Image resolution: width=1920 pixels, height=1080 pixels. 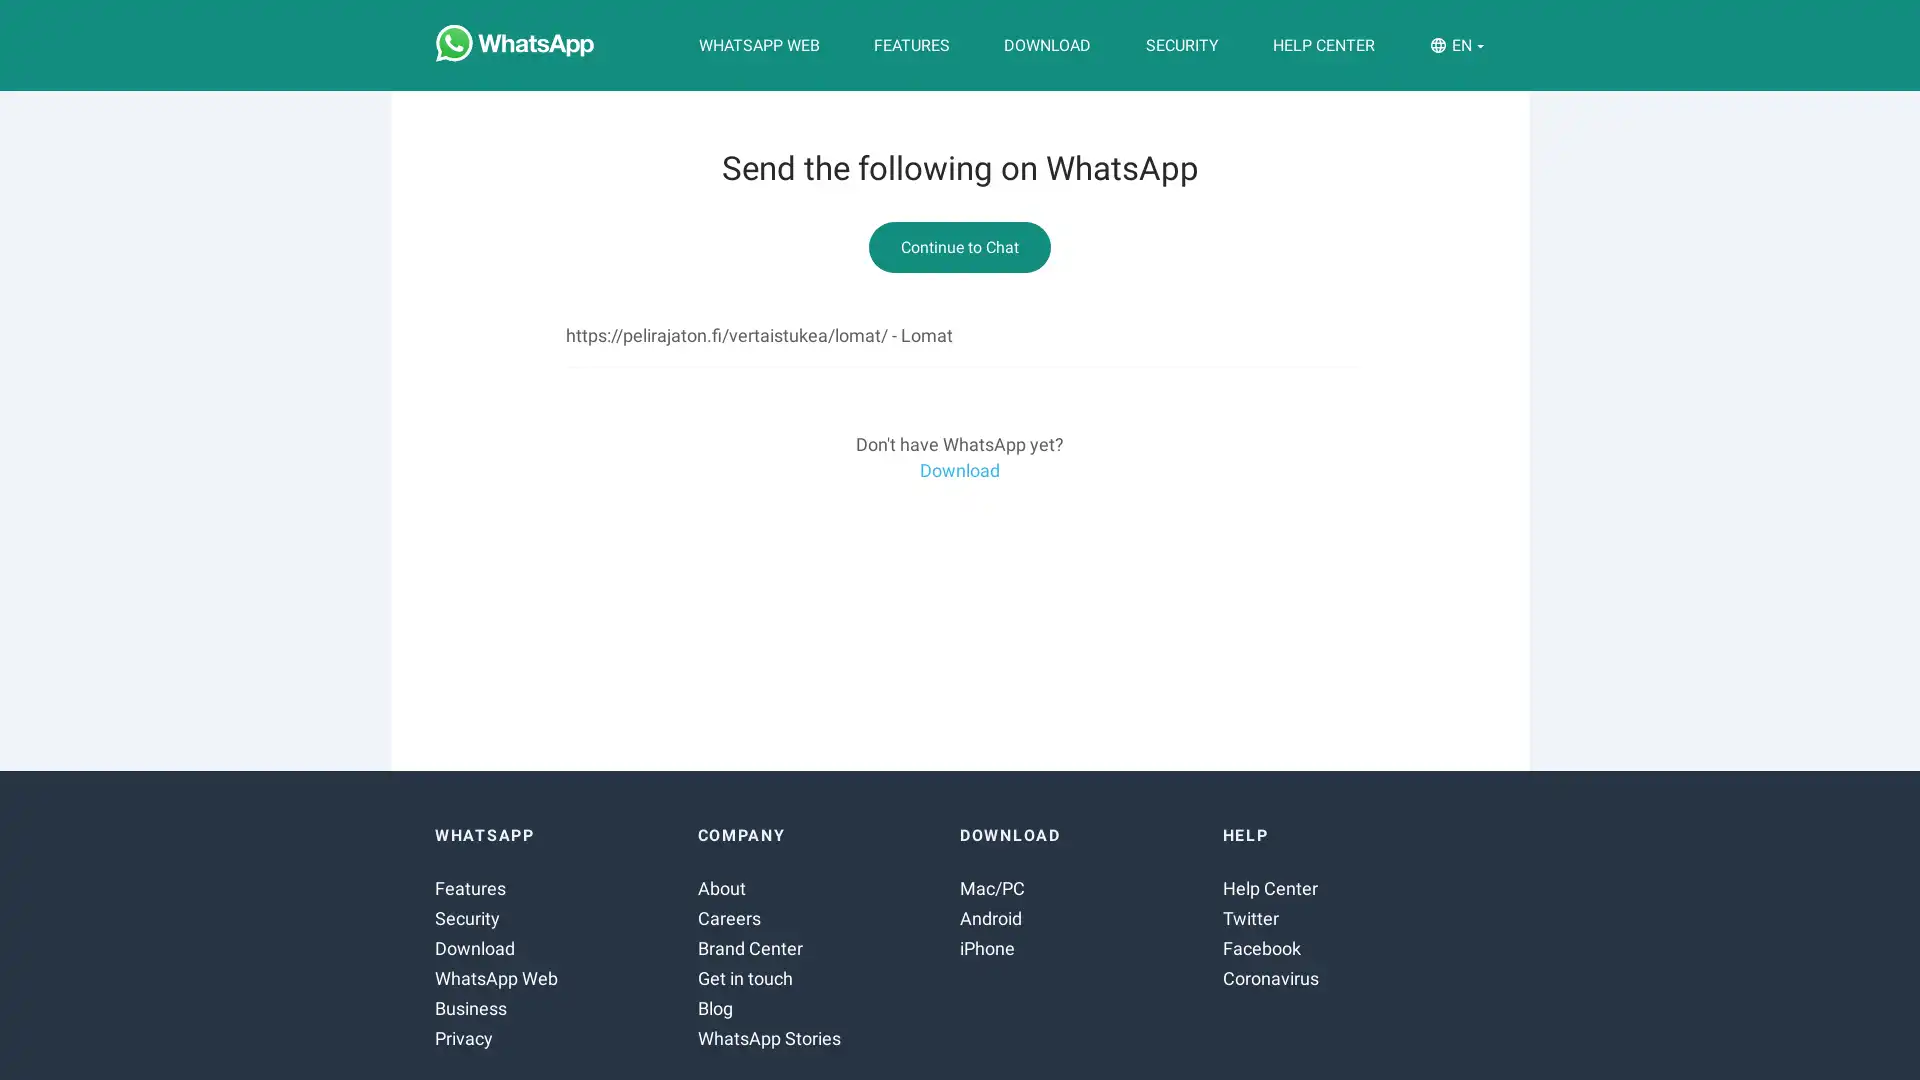 What do you see at coordinates (1457, 45) in the screenshot?
I see `EN` at bounding box center [1457, 45].